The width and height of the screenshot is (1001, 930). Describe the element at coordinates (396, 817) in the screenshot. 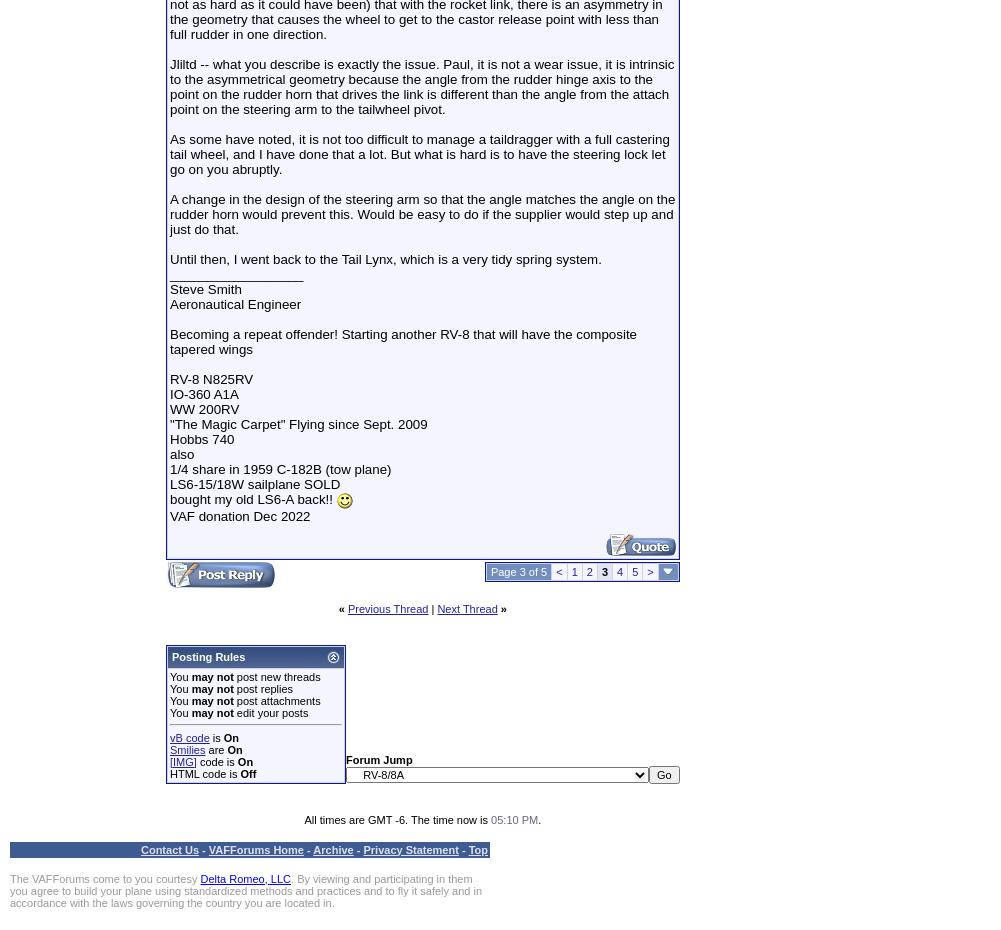

I see `'All times are GMT -6. The time now is'` at that location.